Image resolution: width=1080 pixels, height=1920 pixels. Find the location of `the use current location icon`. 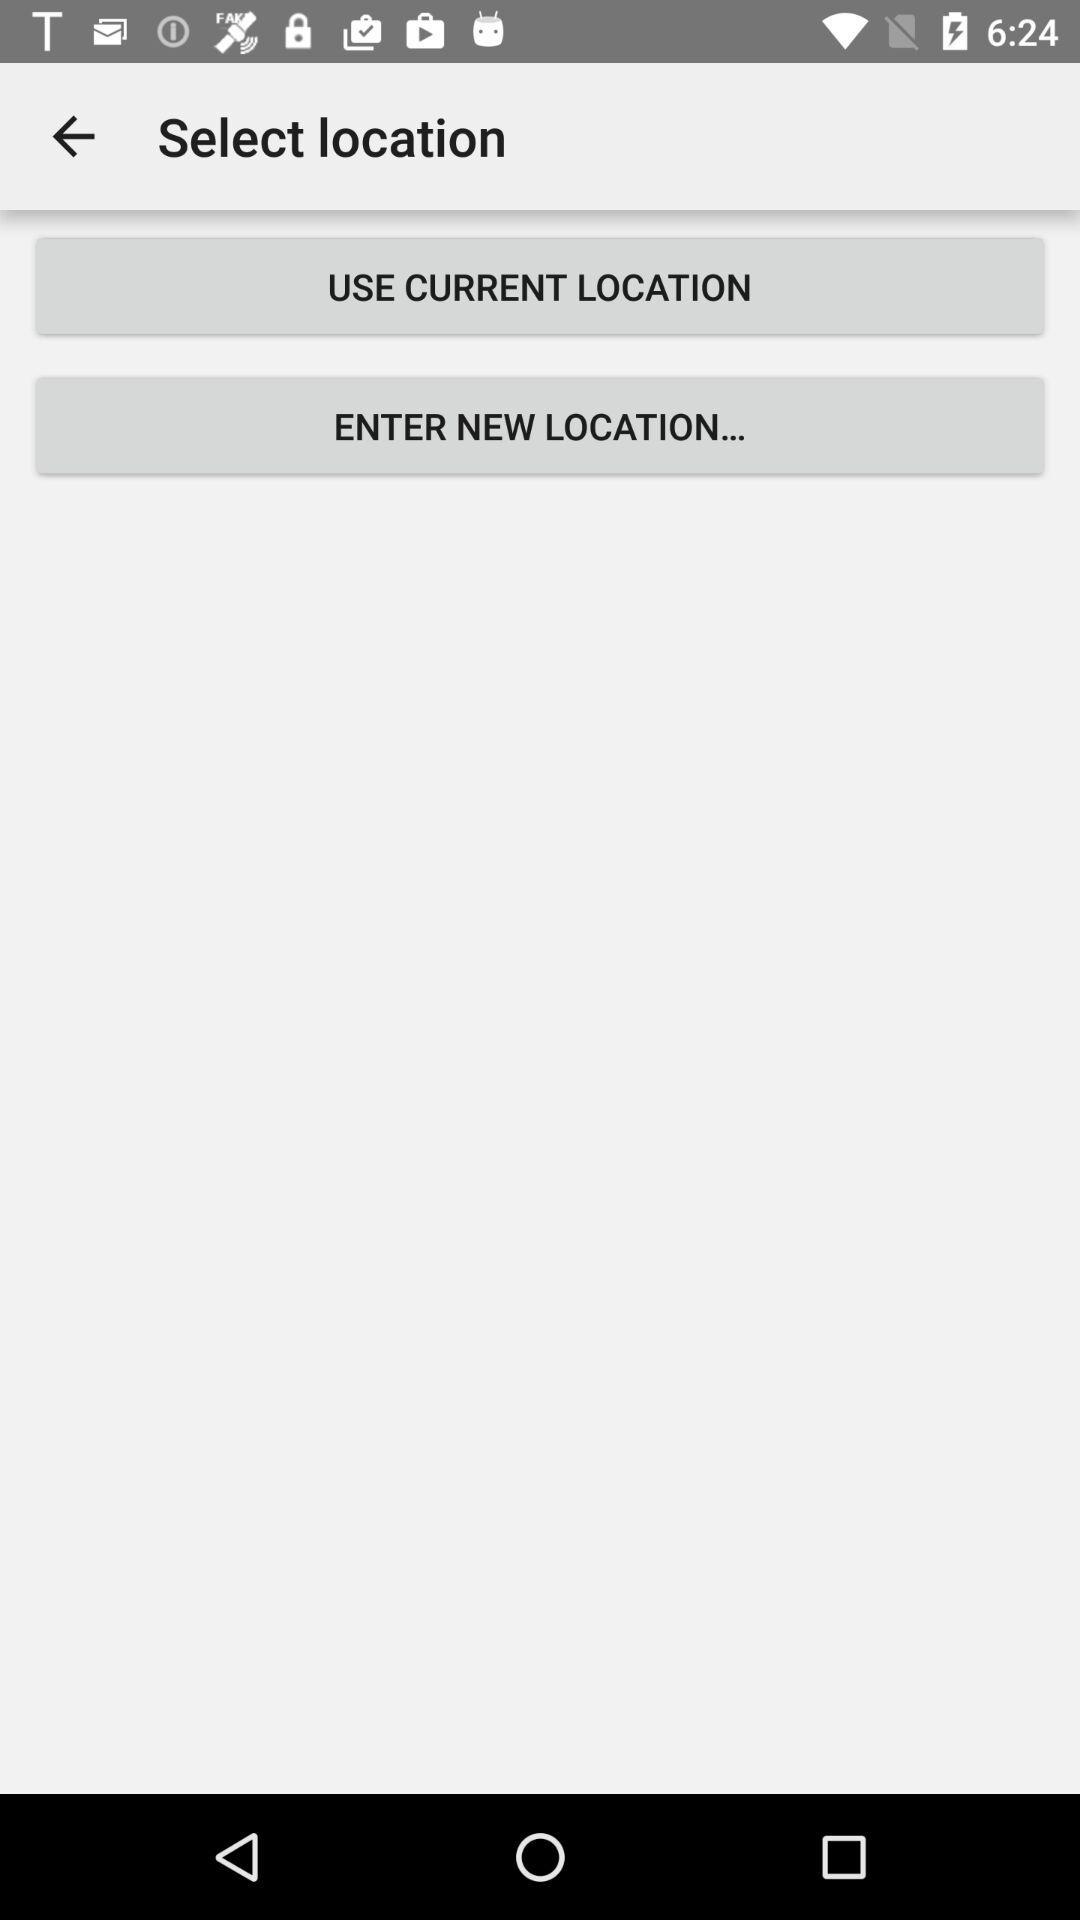

the use current location icon is located at coordinates (540, 285).